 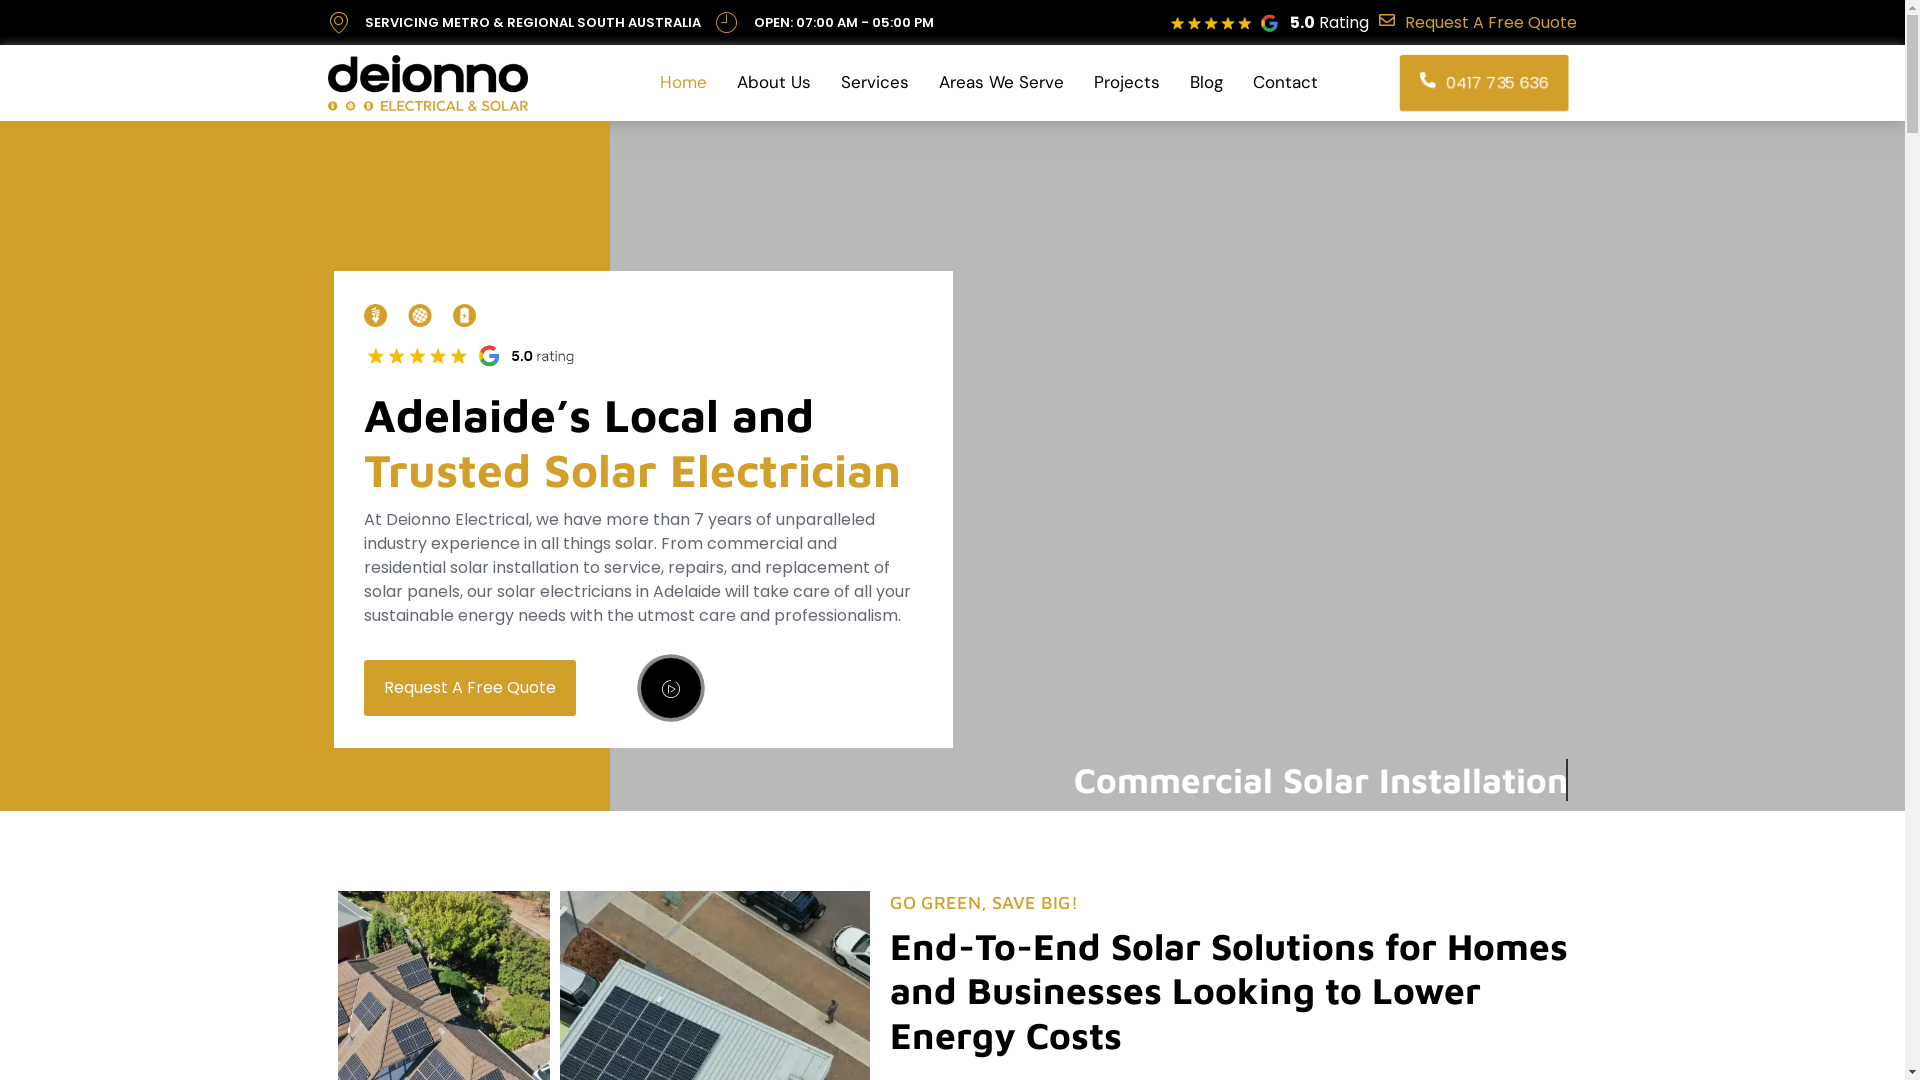 What do you see at coordinates (1285, 82) in the screenshot?
I see `'Contact'` at bounding box center [1285, 82].